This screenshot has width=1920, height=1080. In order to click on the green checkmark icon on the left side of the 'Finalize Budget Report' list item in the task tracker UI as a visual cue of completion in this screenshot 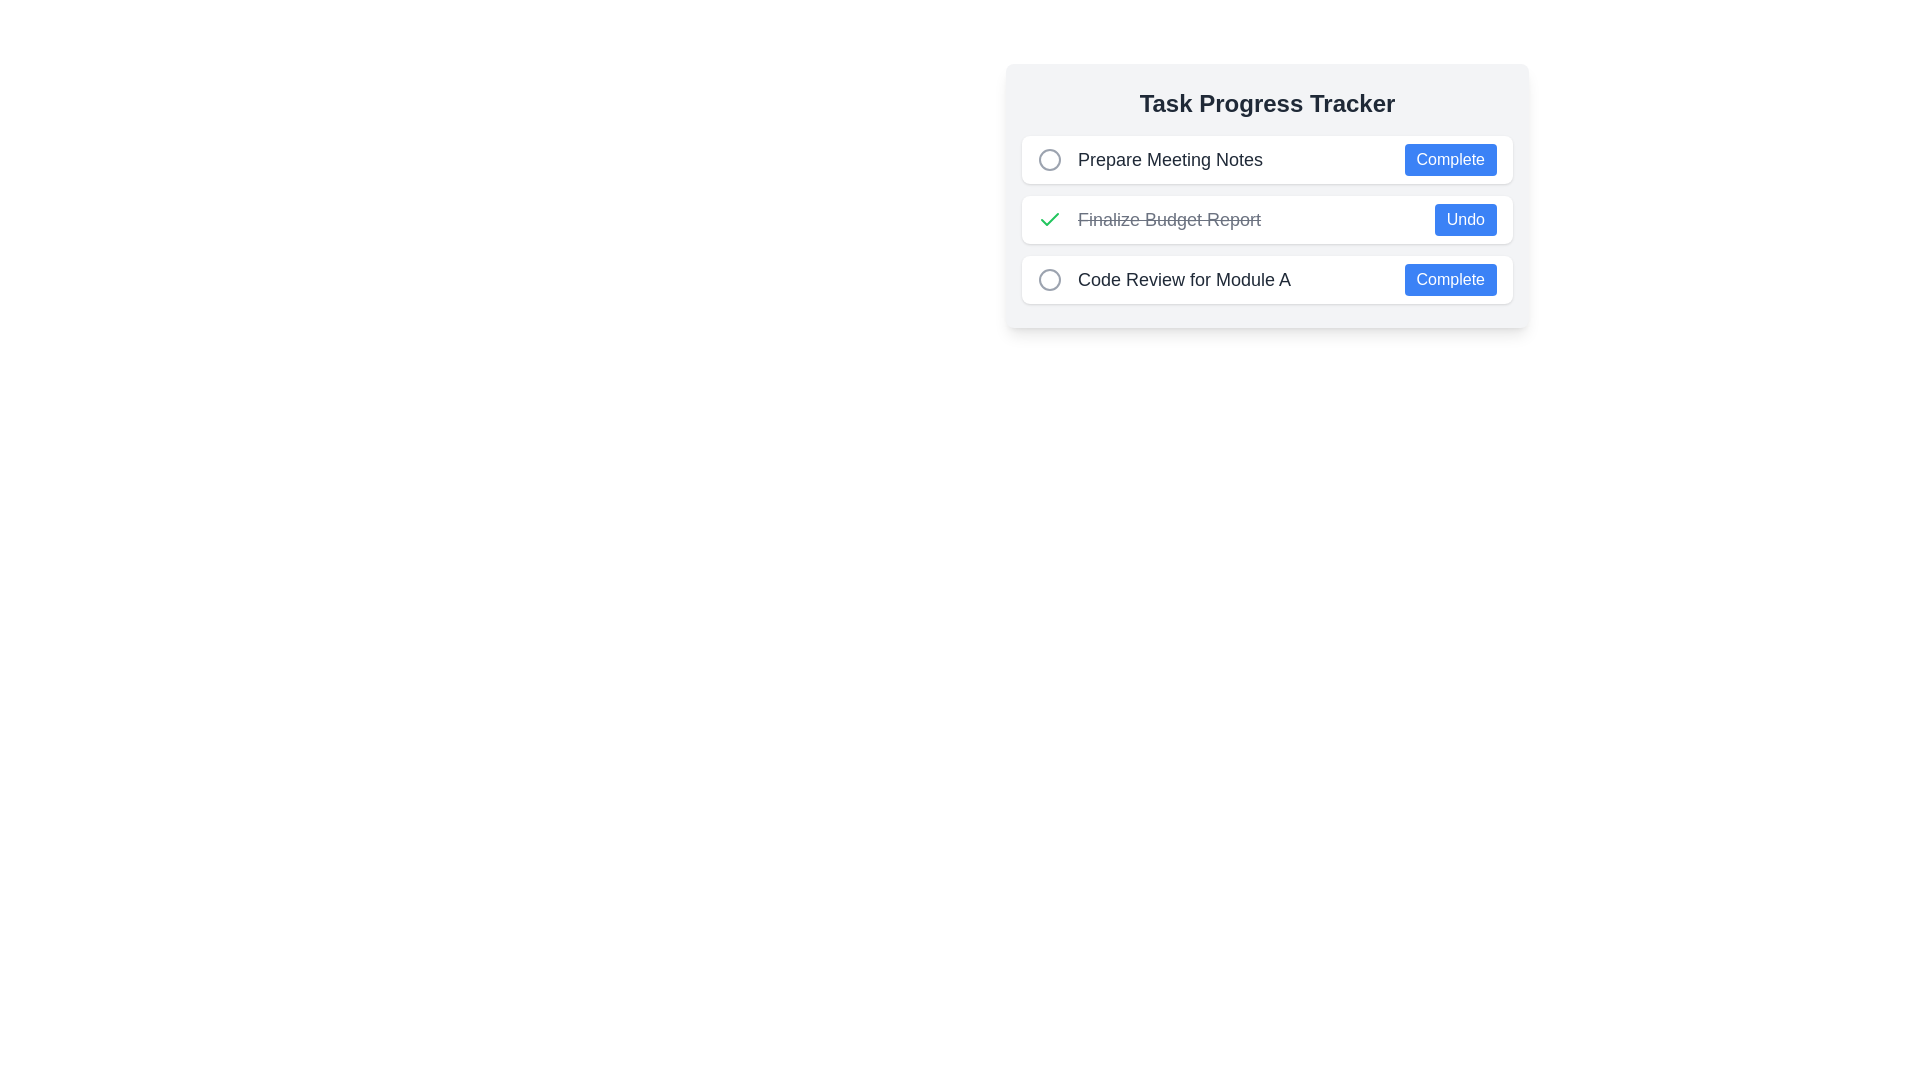, I will do `click(1266, 219)`.